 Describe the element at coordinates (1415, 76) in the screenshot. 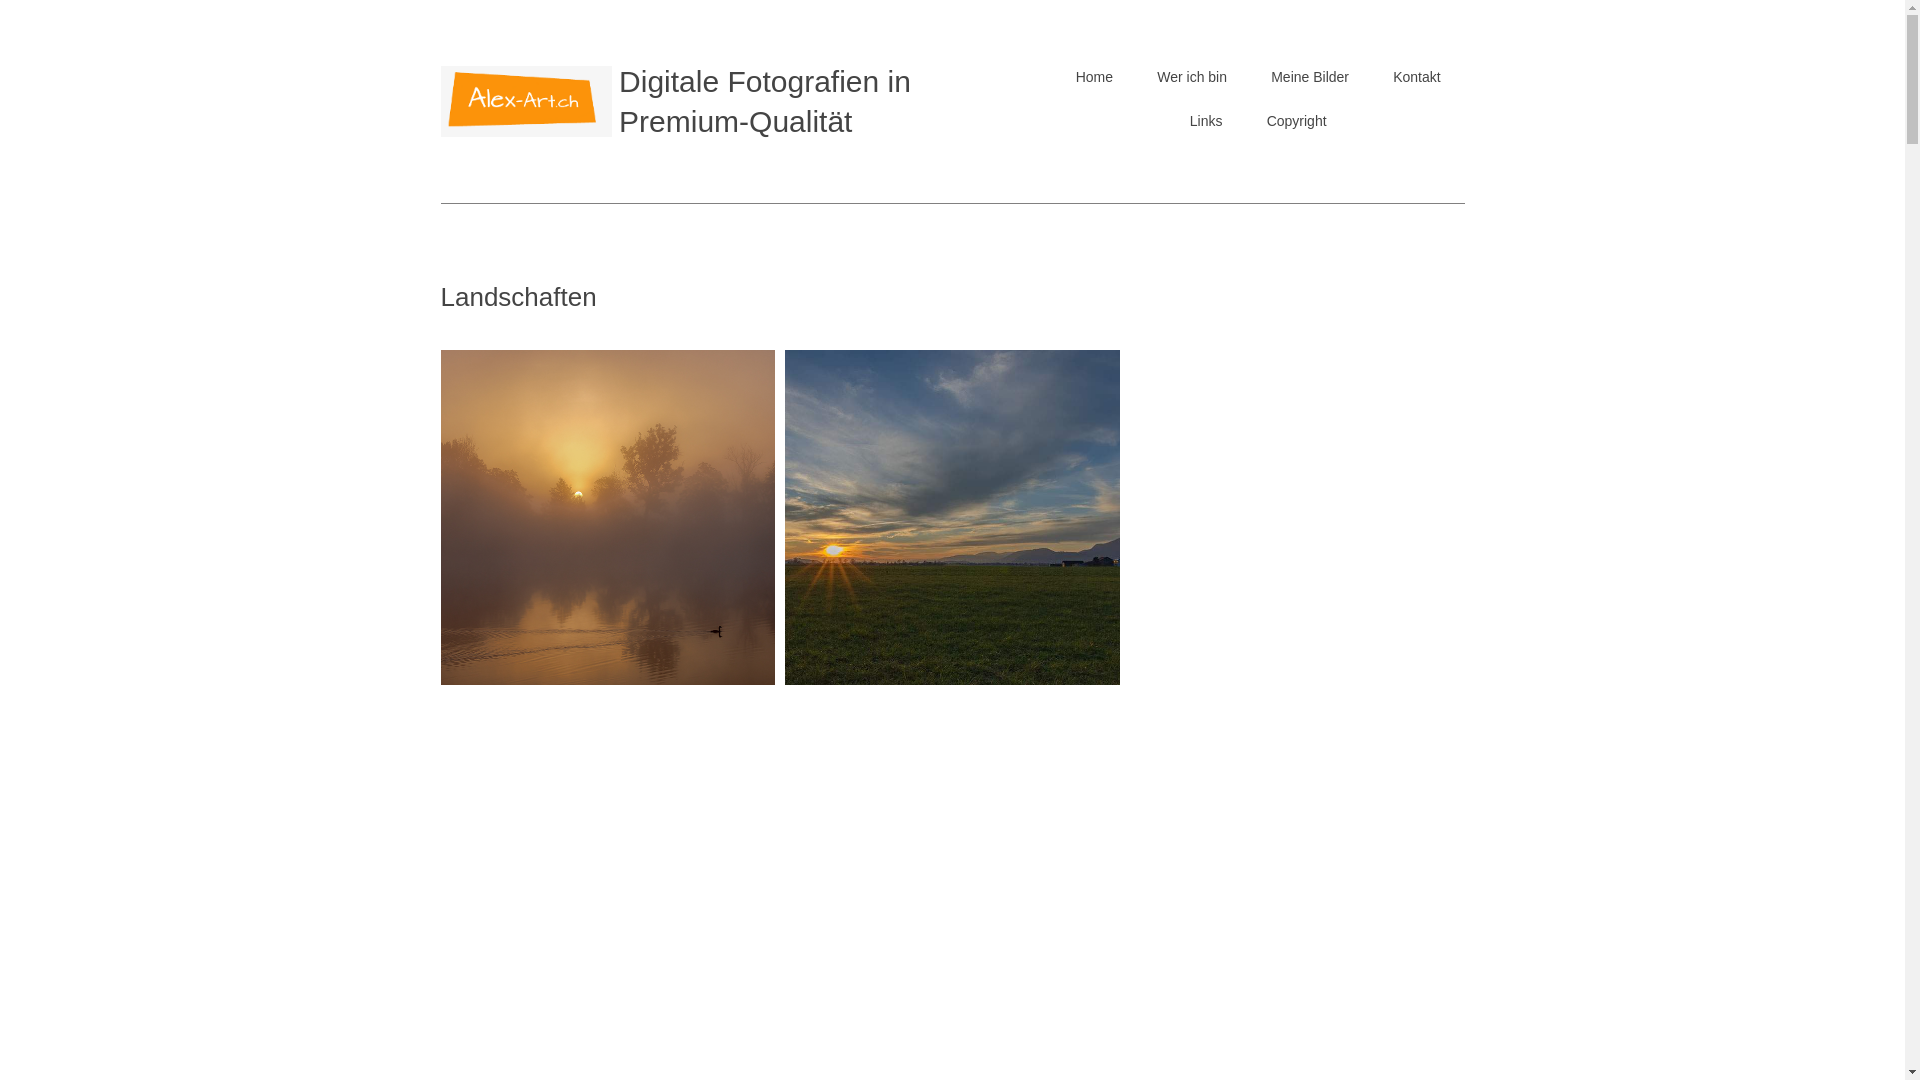

I see `'Kontakt'` at that location.